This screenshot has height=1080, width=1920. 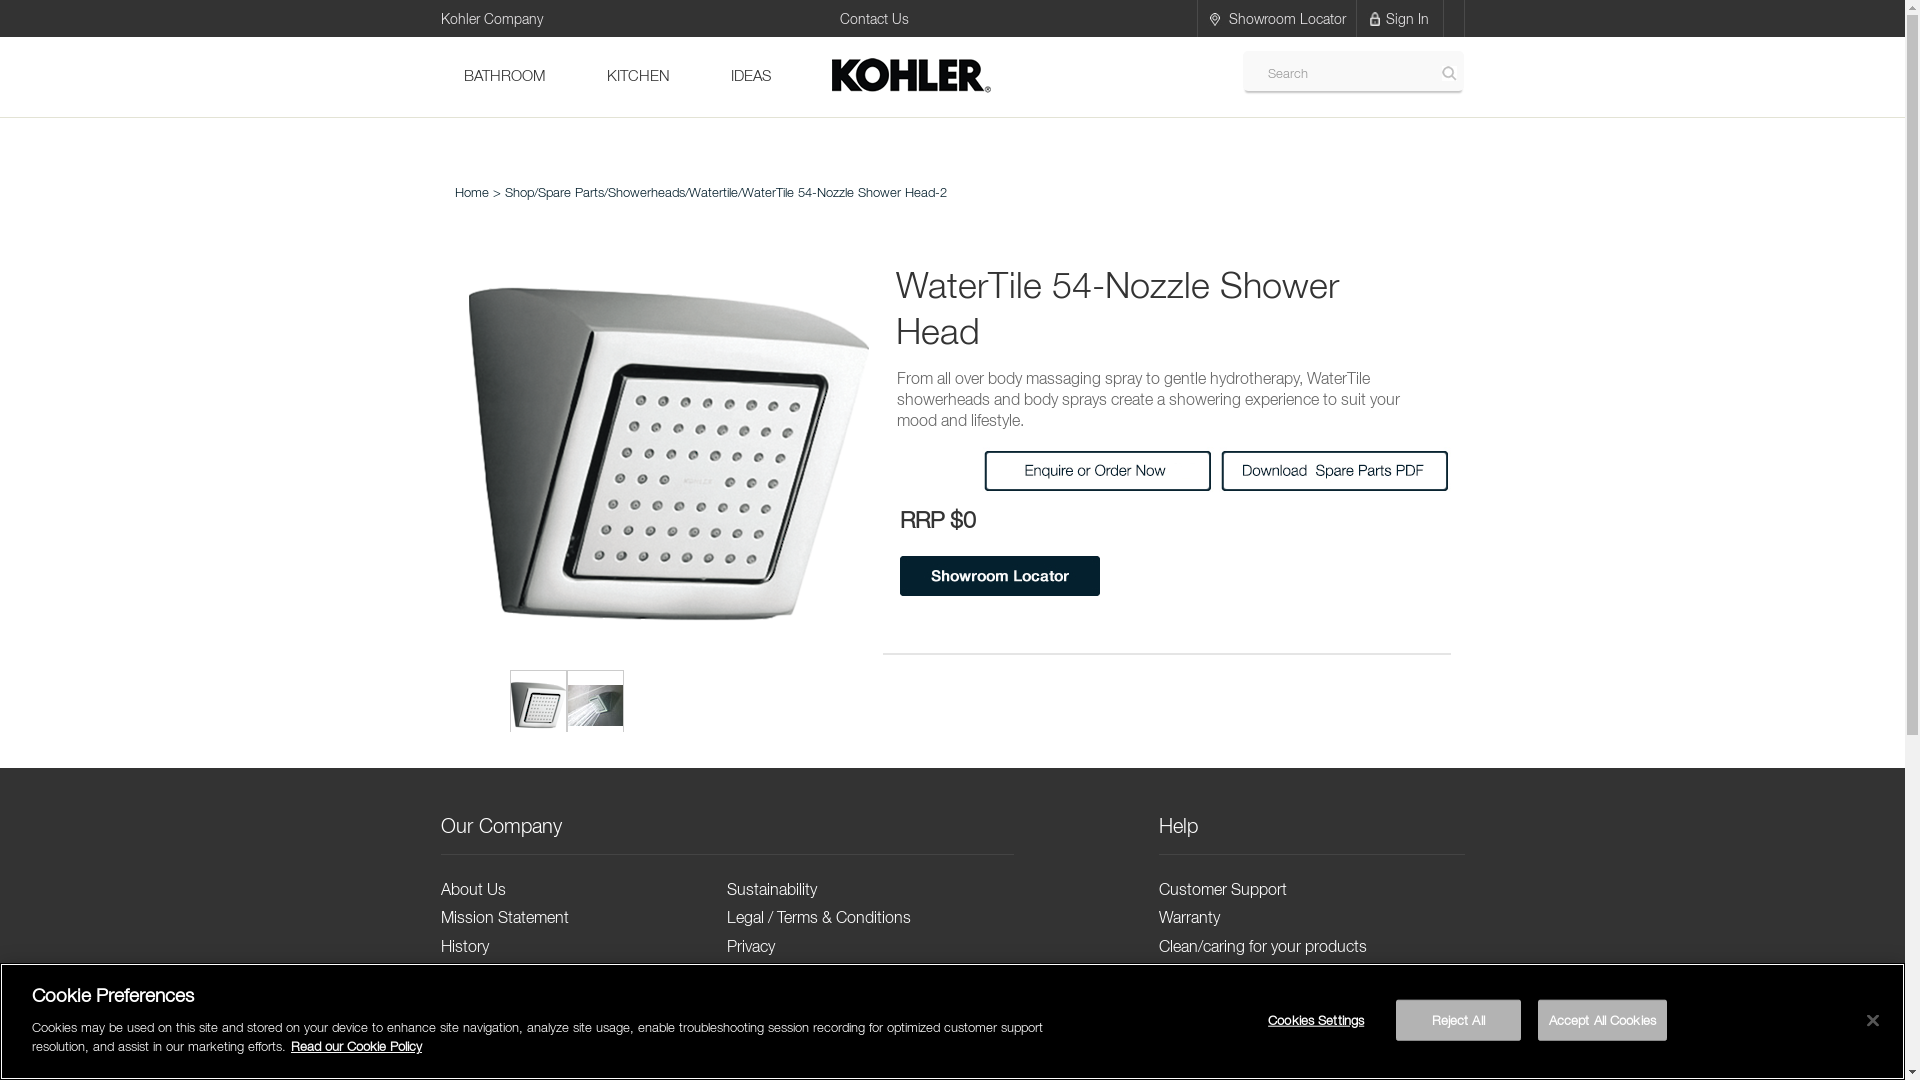 What do you see at coordinates (771, 887) in the screenshot?
I see `'Sustainability'` at bounding box center [771, 887].